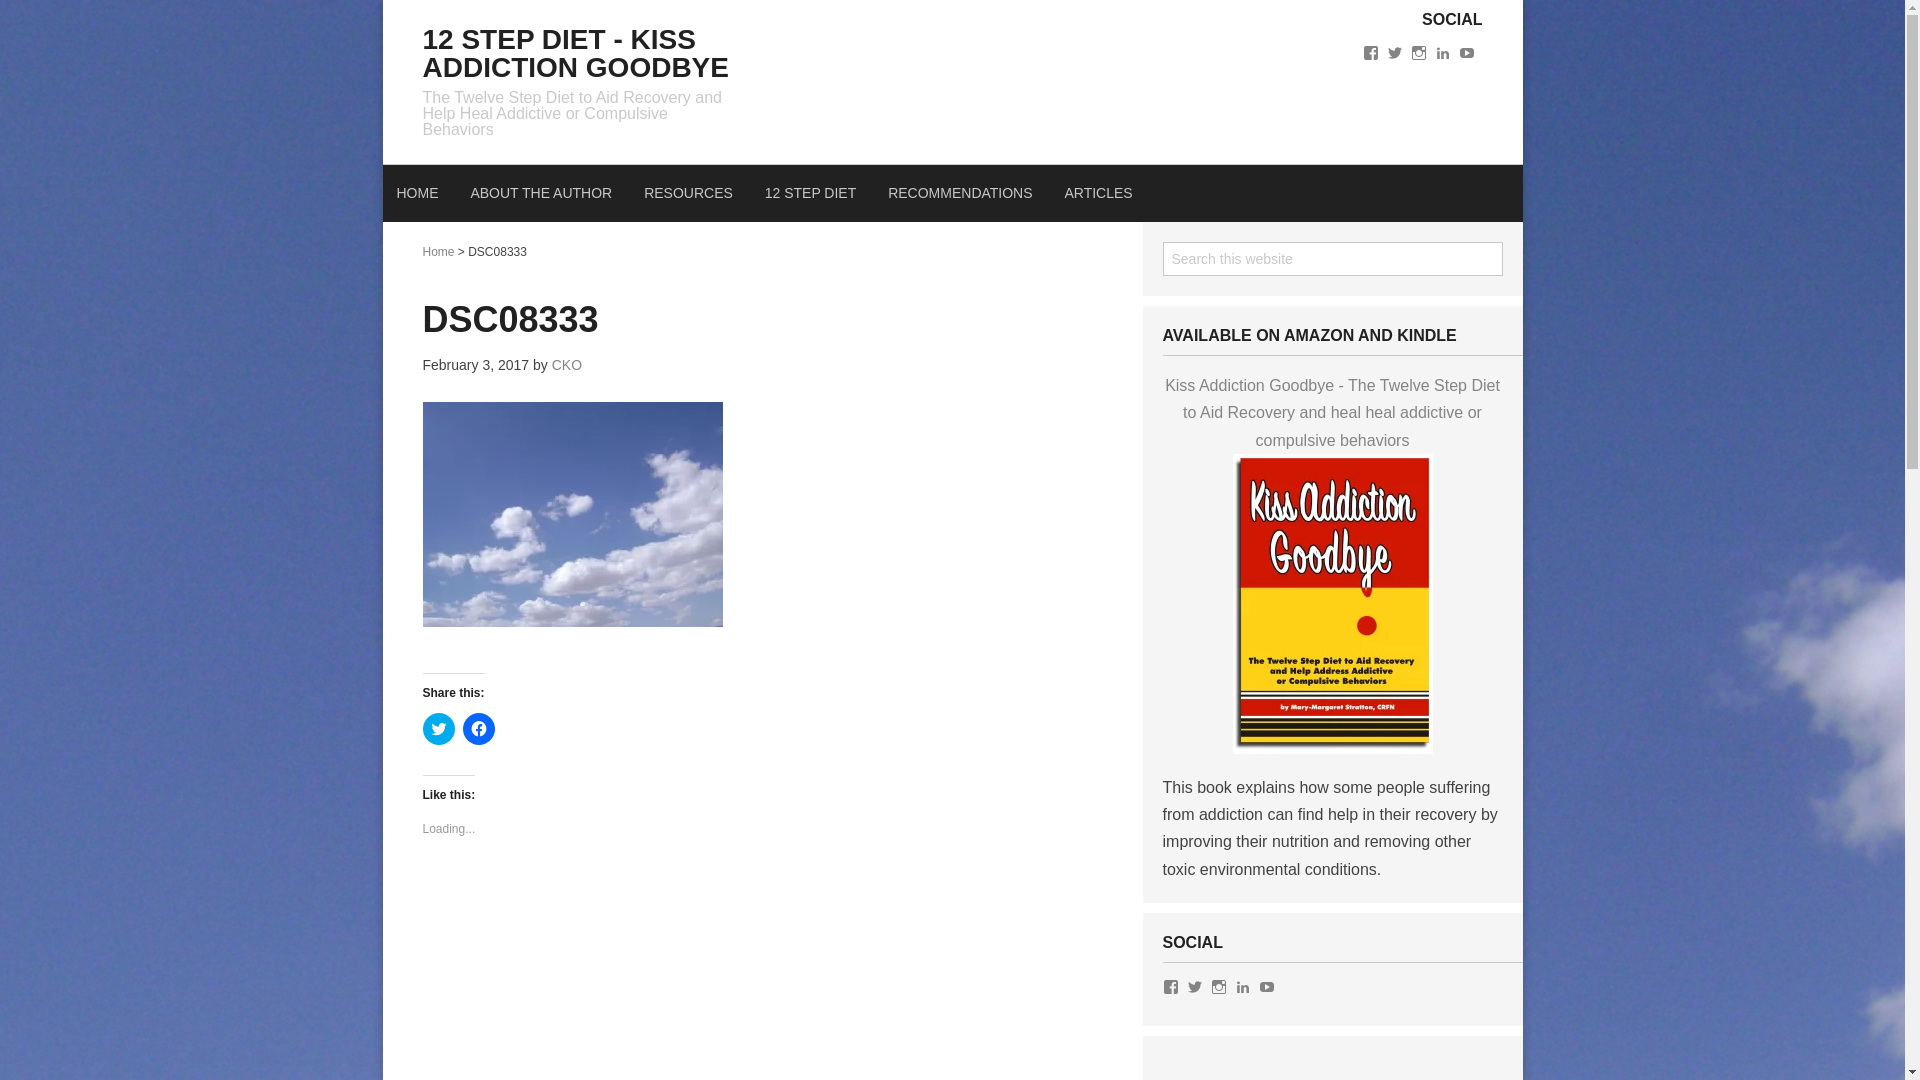  Describe the element at coordinates (565, 365) in the screenshot. I see `'CKO'` at that location.